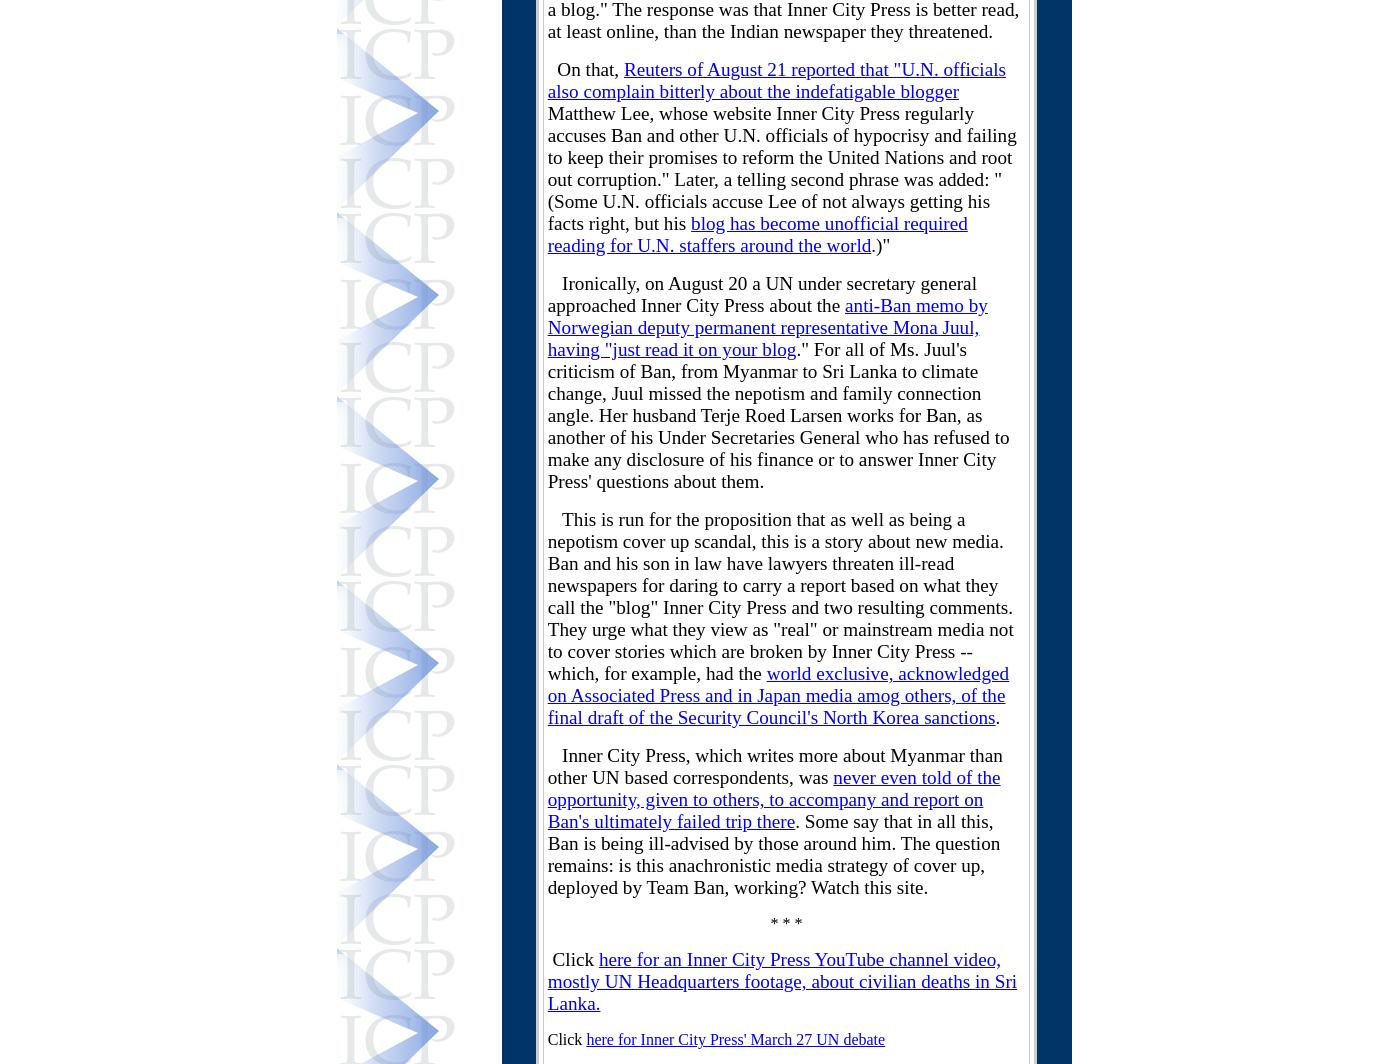 This screenshot has height=1064, width=1400. I want to click on '* * *', so click(785, 922).